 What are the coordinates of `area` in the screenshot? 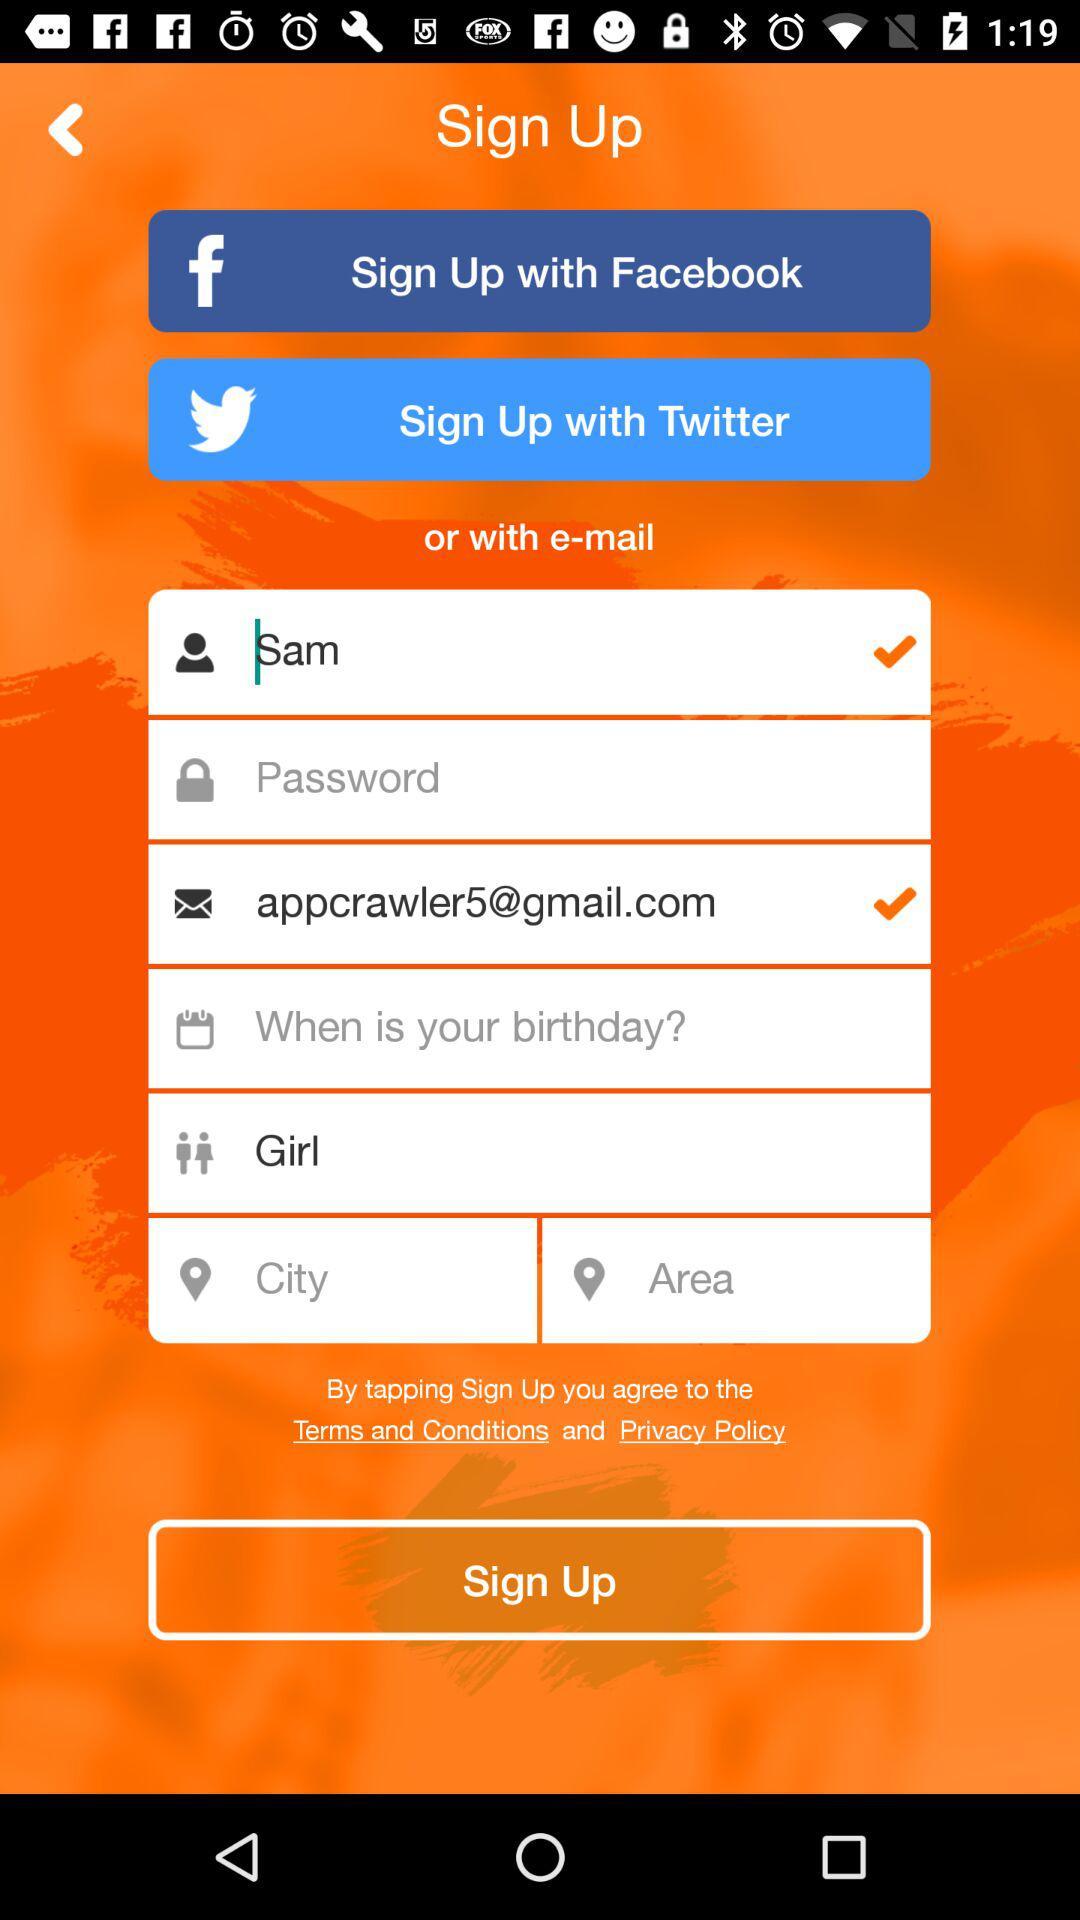 It's located at (782, 1280).